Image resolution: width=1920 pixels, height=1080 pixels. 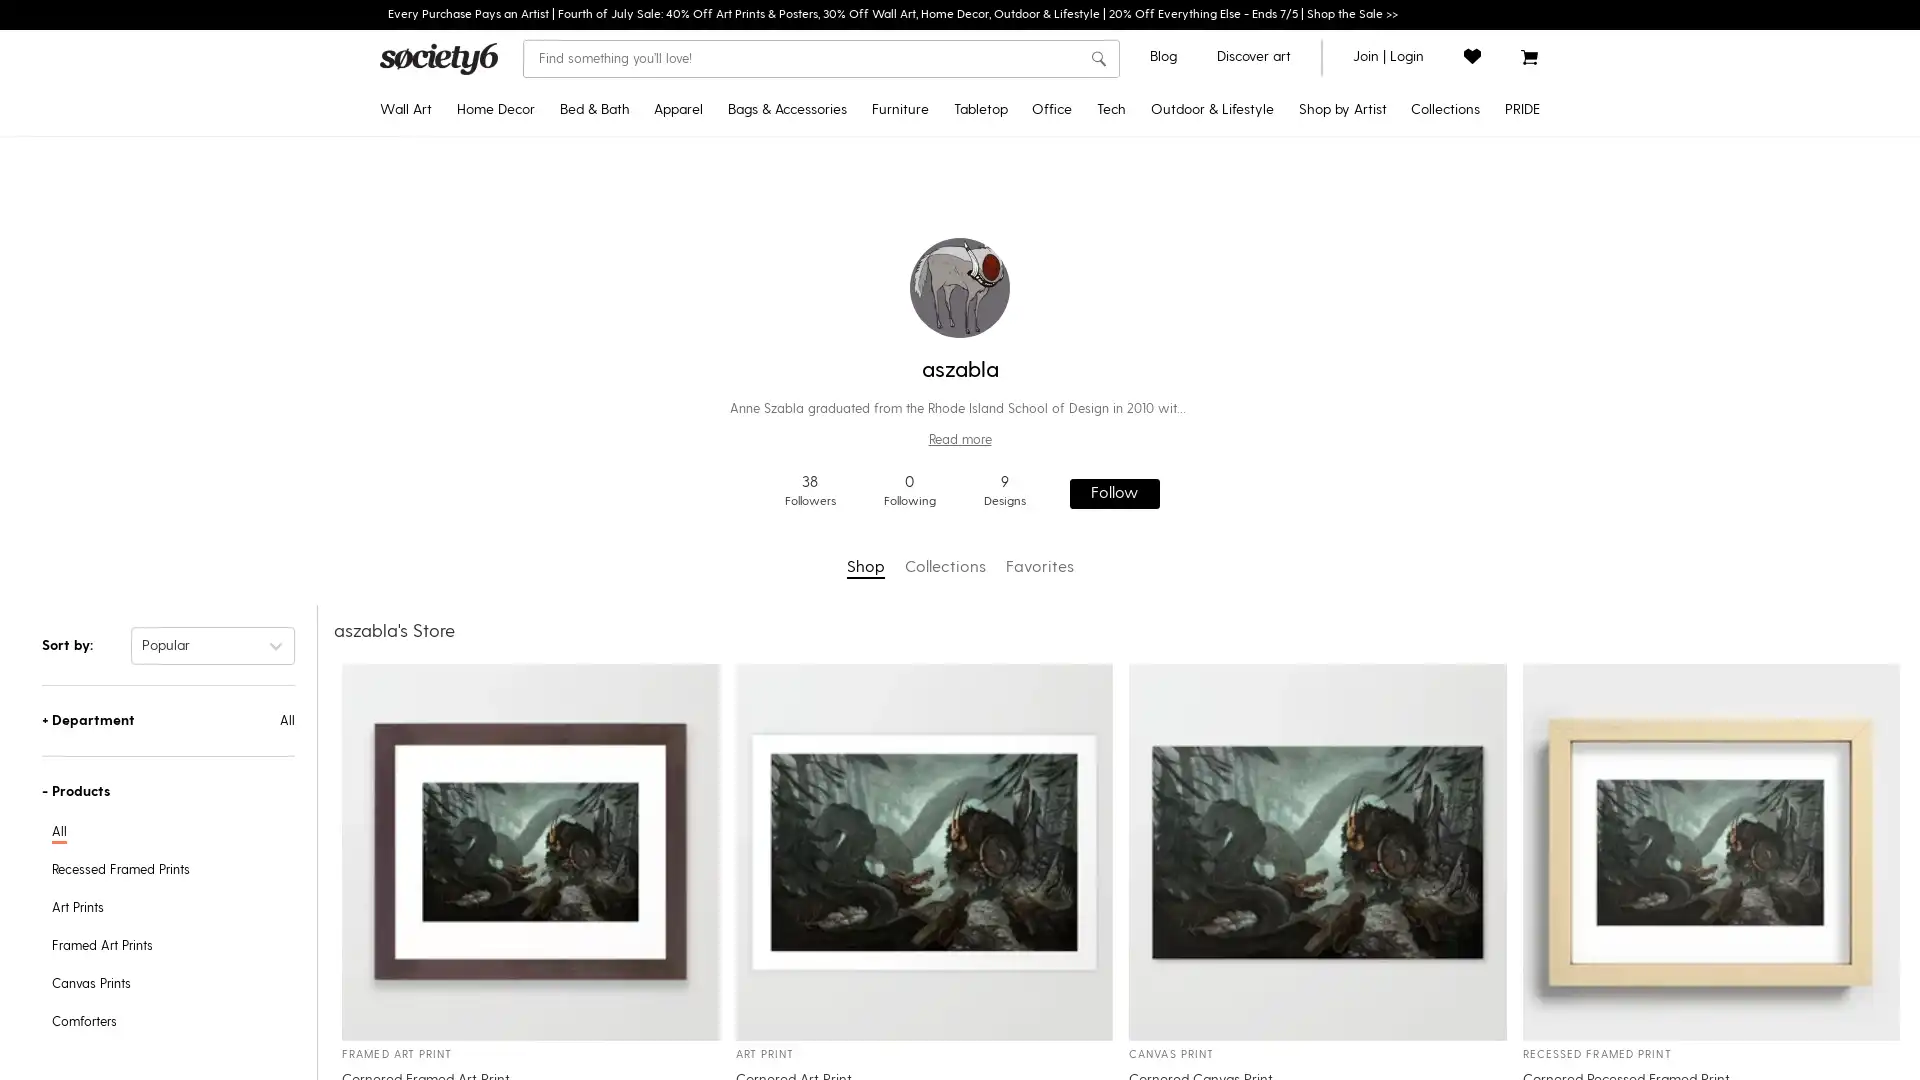 What do you see at coordinates (470, 289) in the screenshot?
I see `Framed Canvas Prints` at bounding box center [470, 289].